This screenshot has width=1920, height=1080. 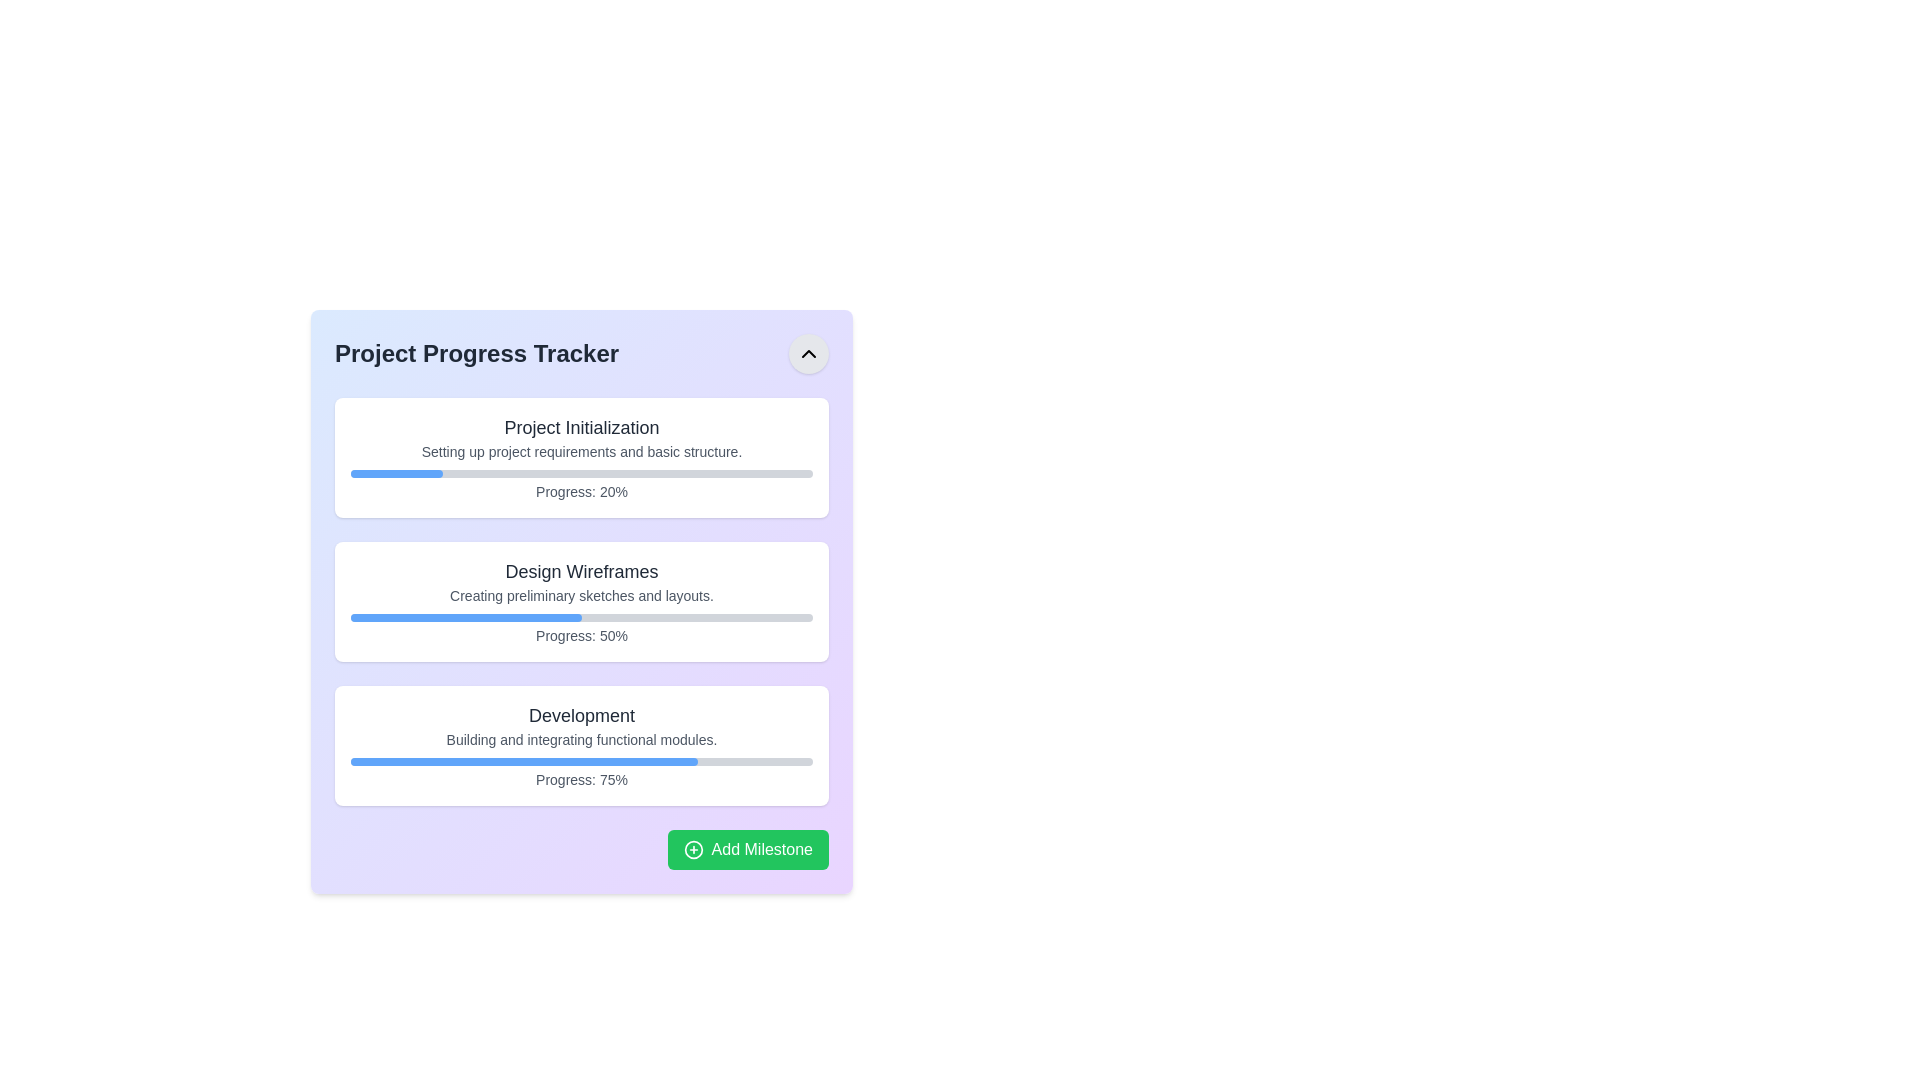 What do you see at coordinates (580, 595) in the screenshot?
I see `the Text label that contains the text "Creating preliminary sketches and layouts." positioned below the header "Design Wireframes."` at bounding box center [580, 595].